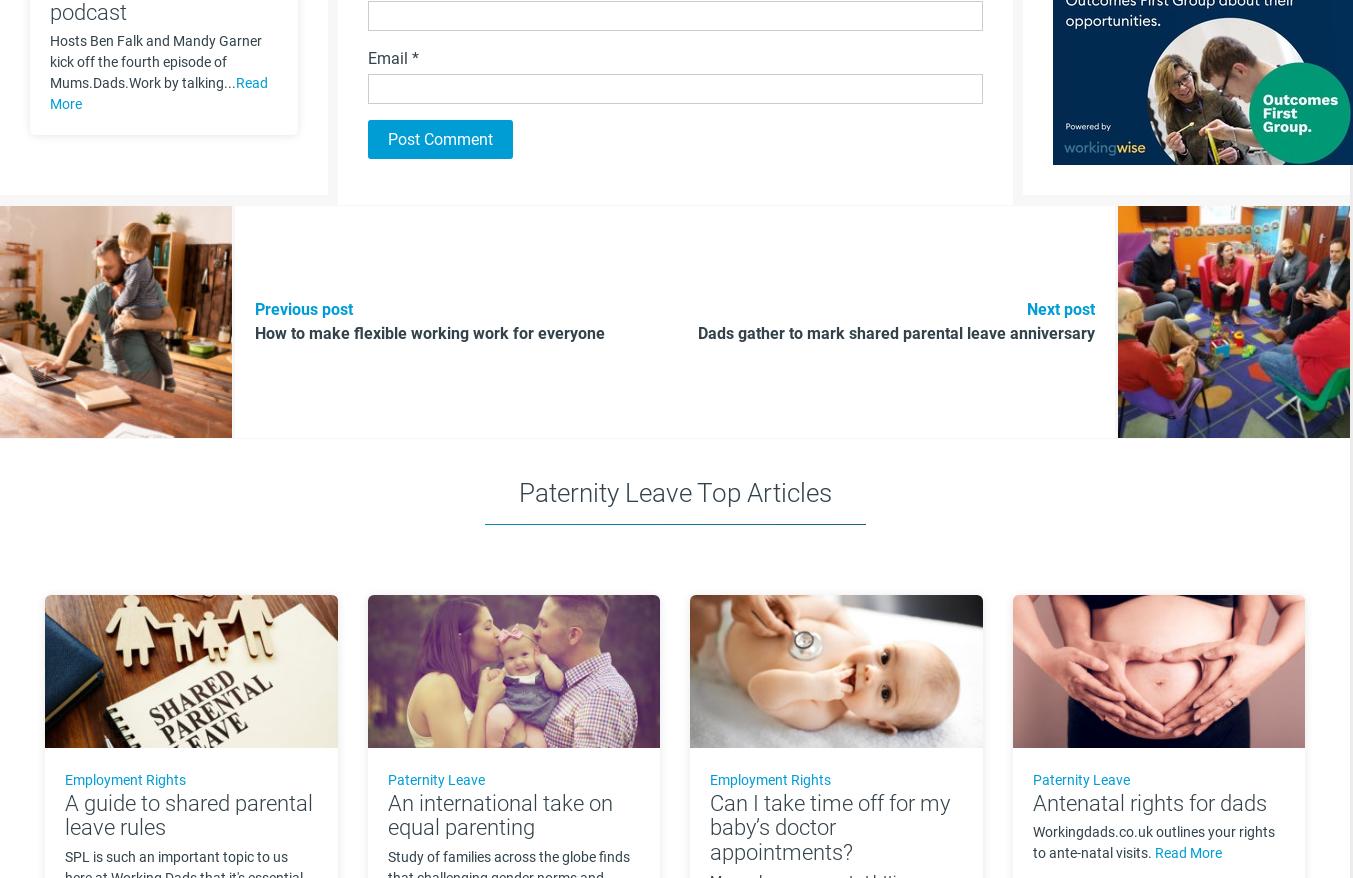  Describe the element at coordinates (1148, 802) in the screenshot. I see `'Antenatal rights for dads'` at that location.